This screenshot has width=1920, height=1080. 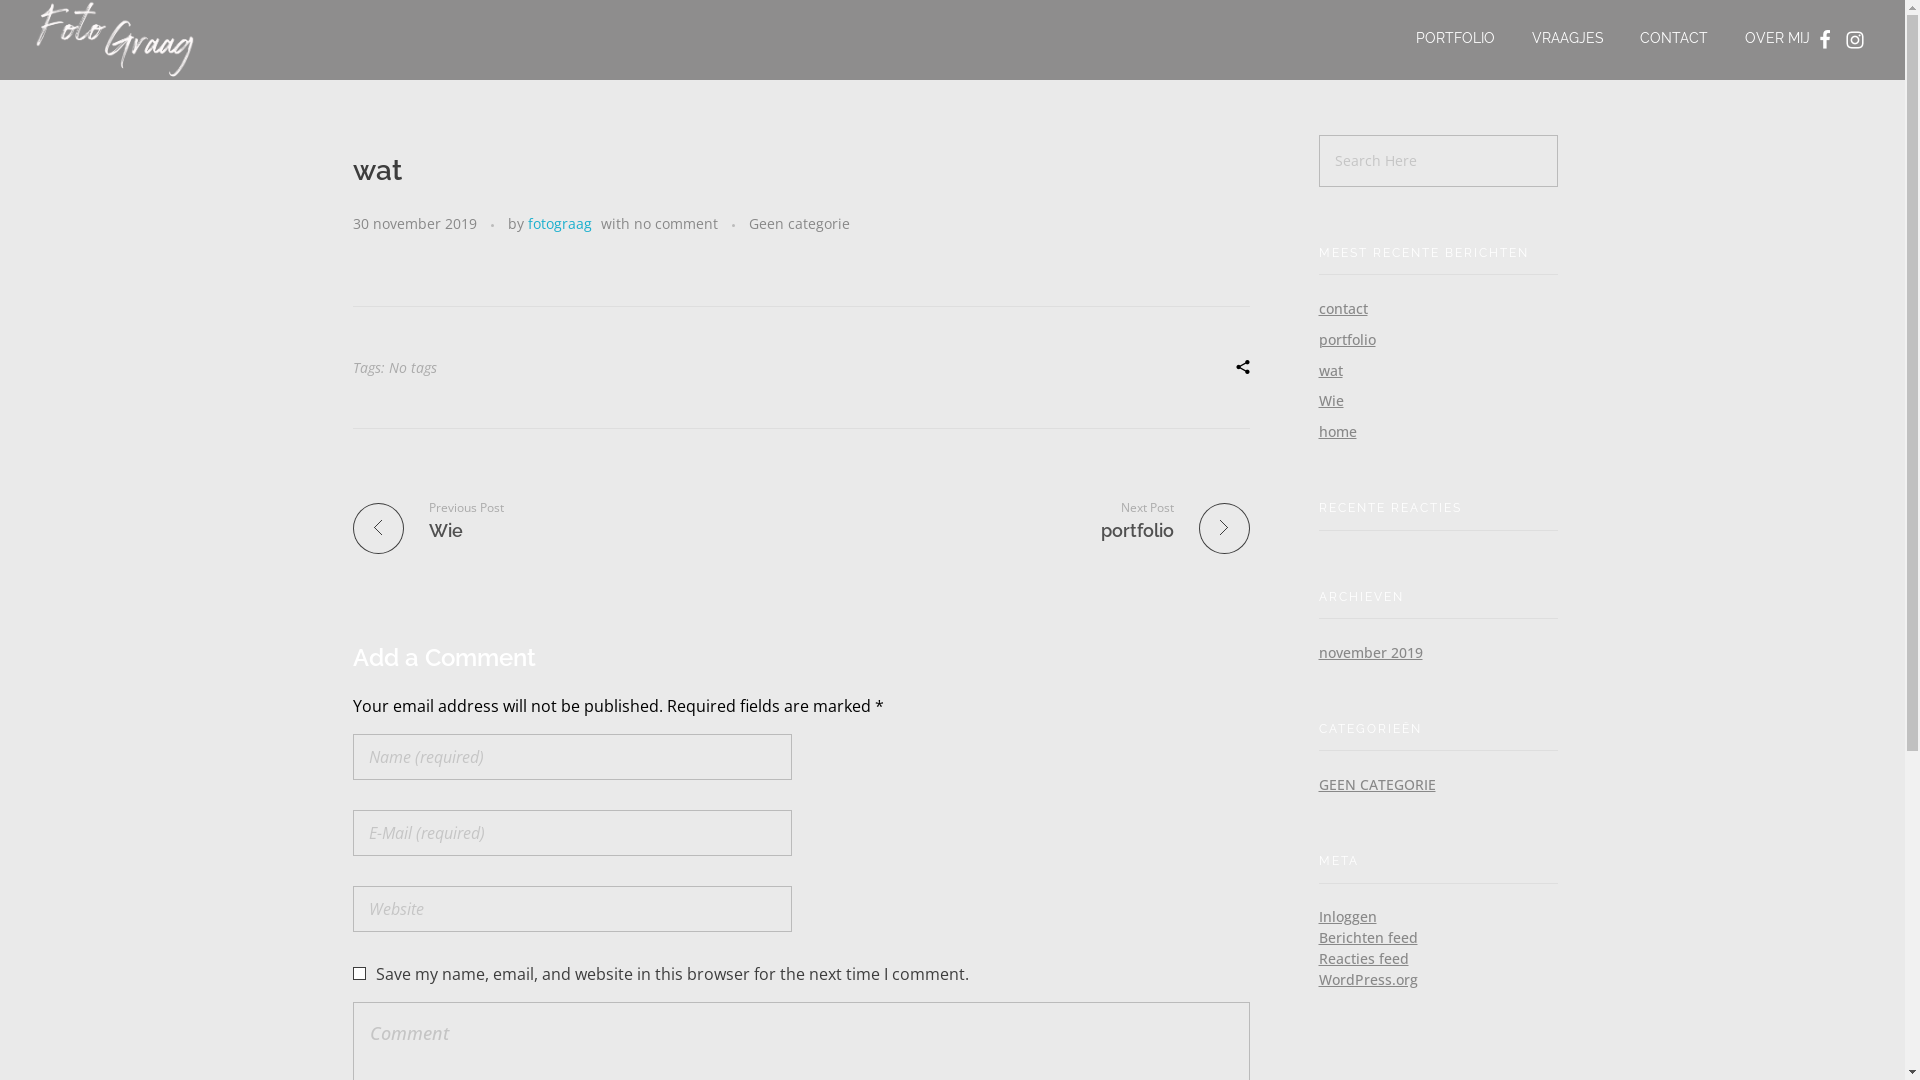 What do you see at coordinates (1347, 916) in the screenshot?
I see `'Inloggen'` at bounding box center [1347, 916].